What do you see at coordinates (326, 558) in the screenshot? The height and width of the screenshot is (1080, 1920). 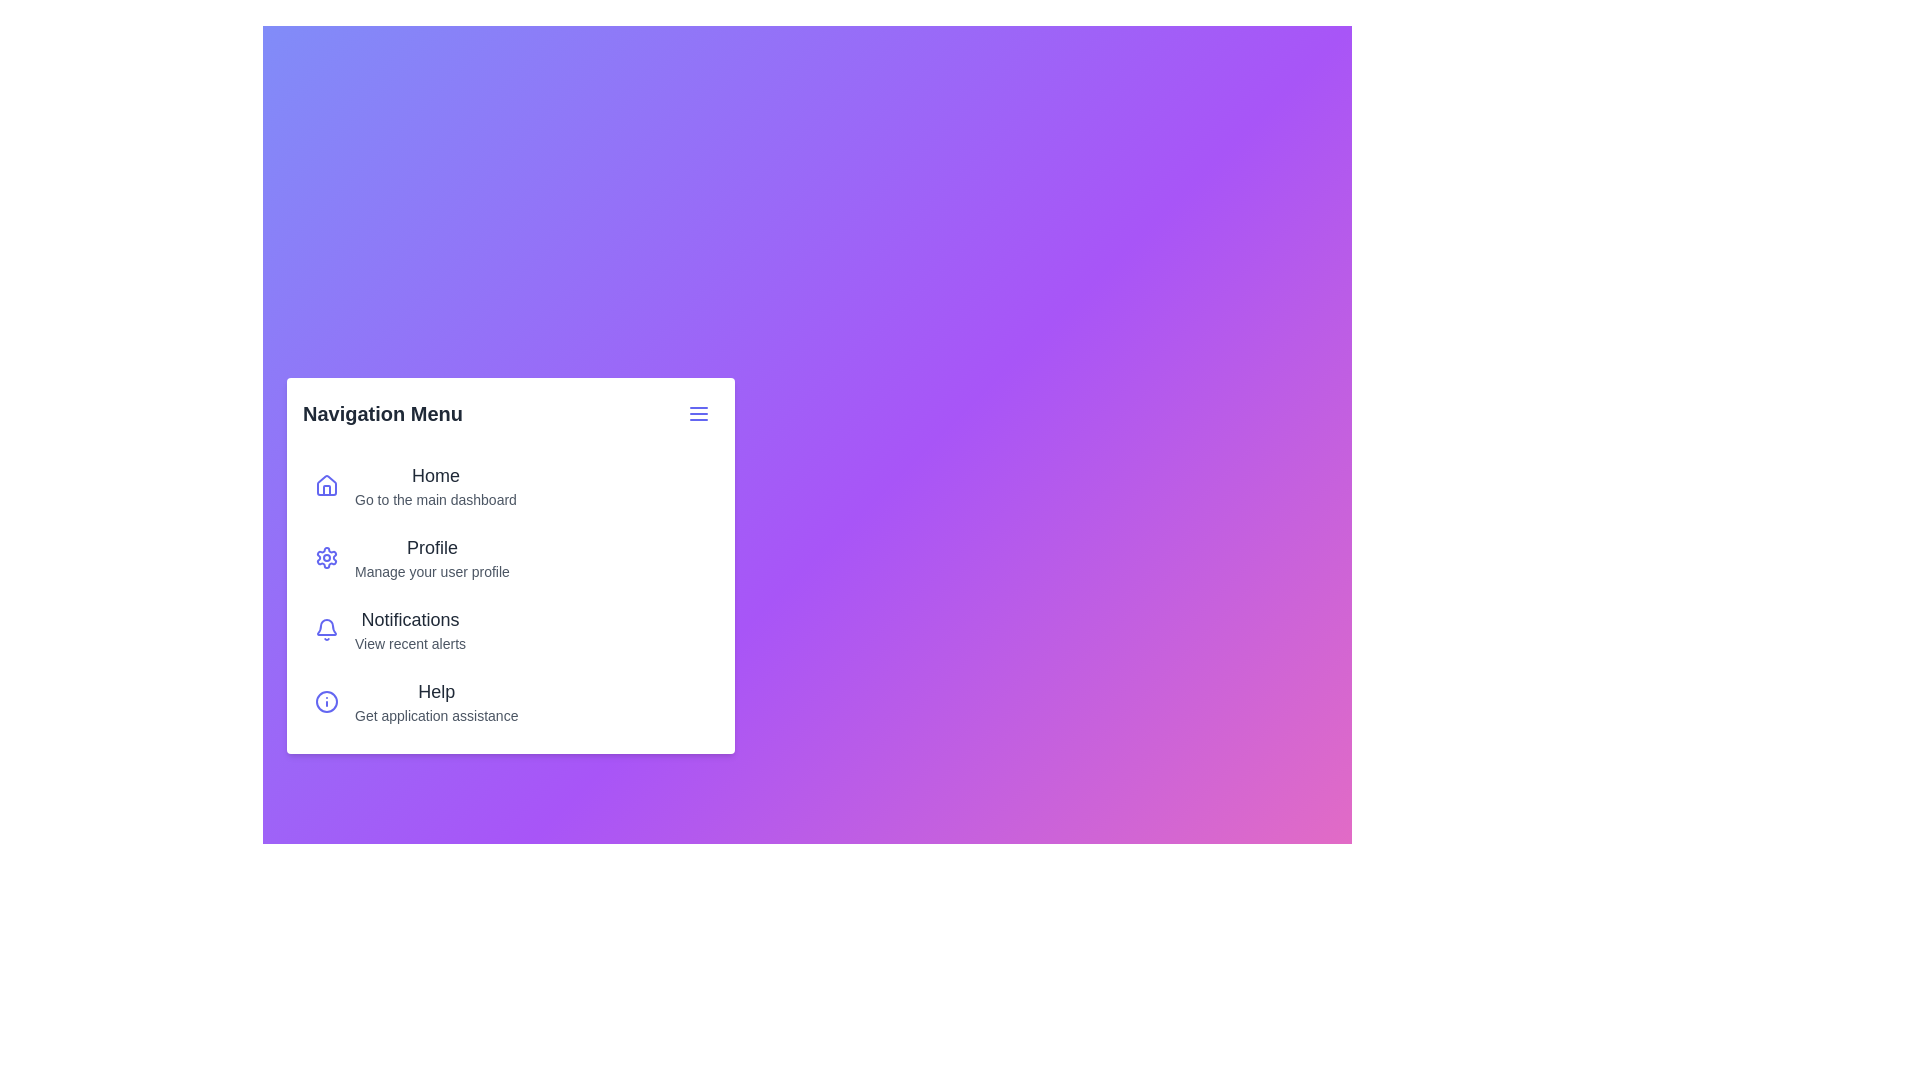 I see `the menu item labeled 'Profile' to highlight it` at bounding box center [326, 558].